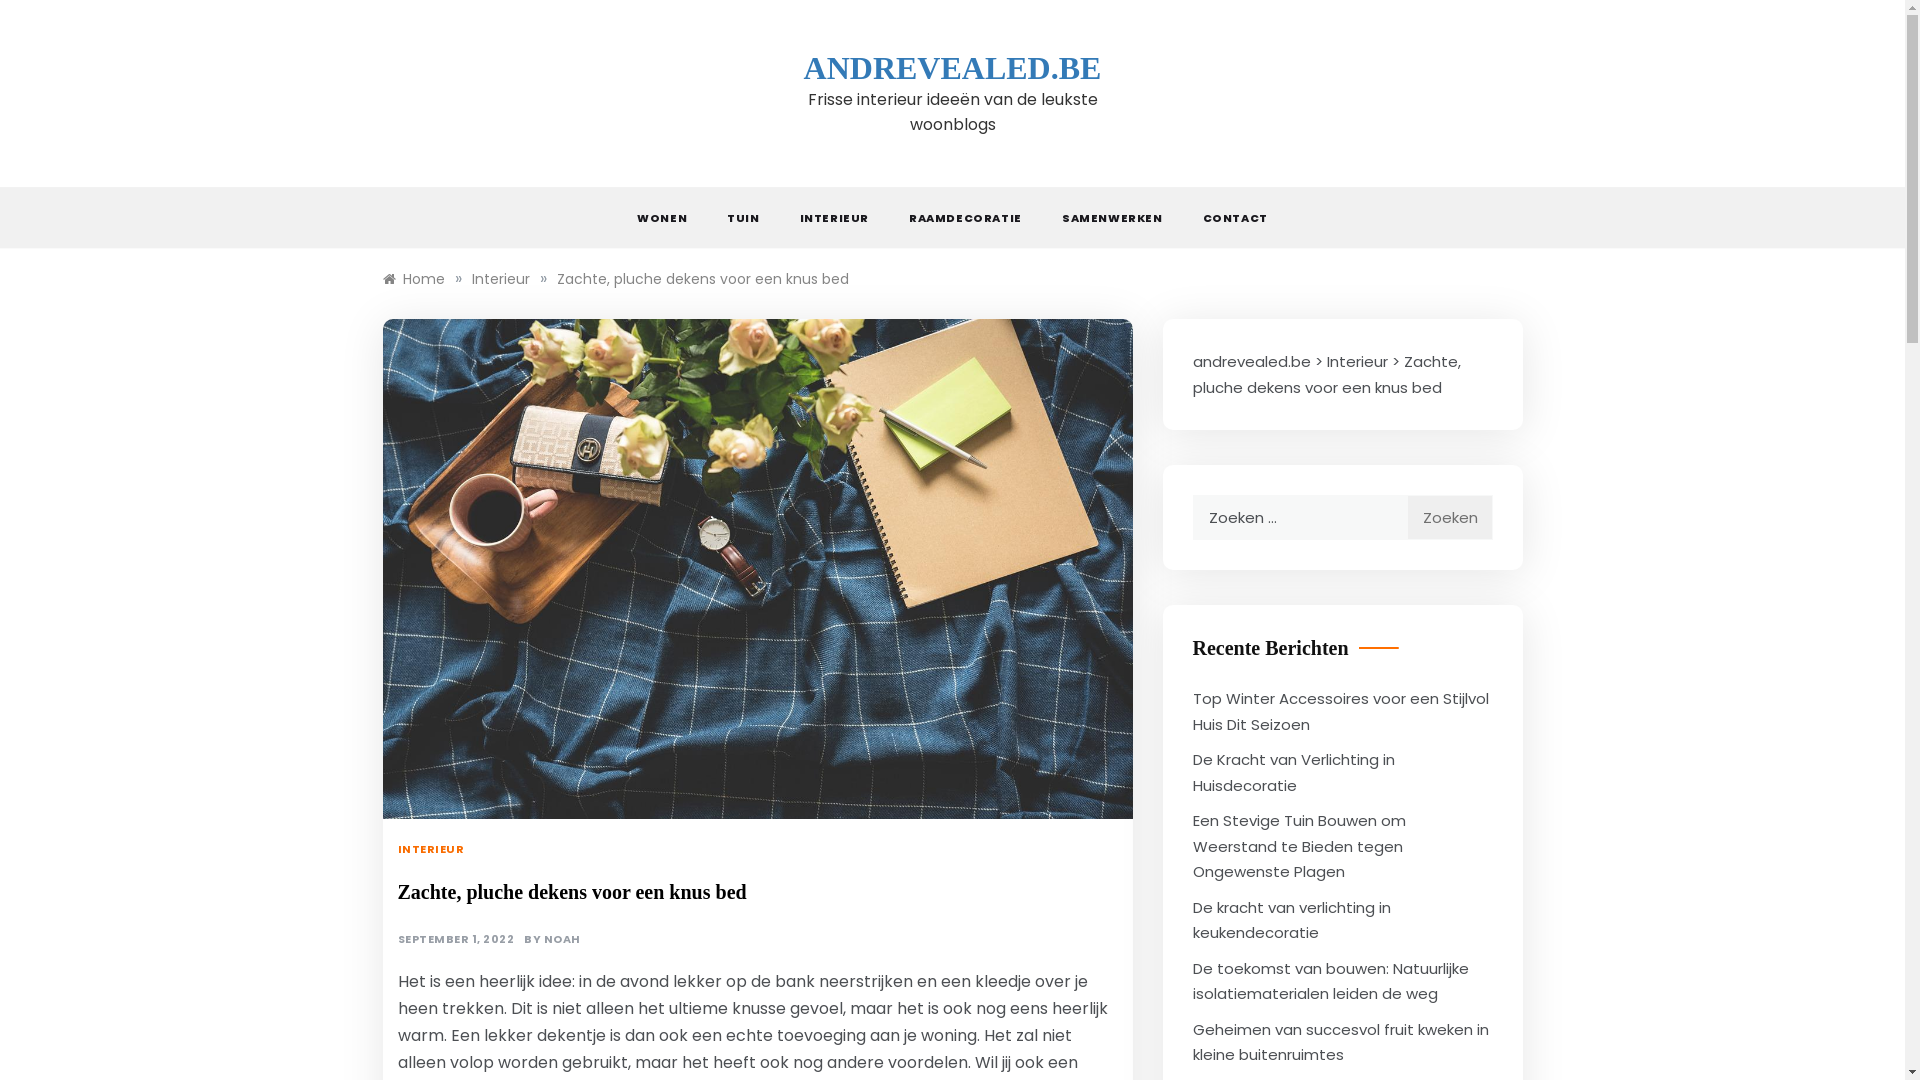 The height and width of the screenshot is (1080, 1920). Describe the element at coordinates (1292, 771) in the screenshot. I see `'De Kracht van Verlichting in Huisdecoratie'` at that location.